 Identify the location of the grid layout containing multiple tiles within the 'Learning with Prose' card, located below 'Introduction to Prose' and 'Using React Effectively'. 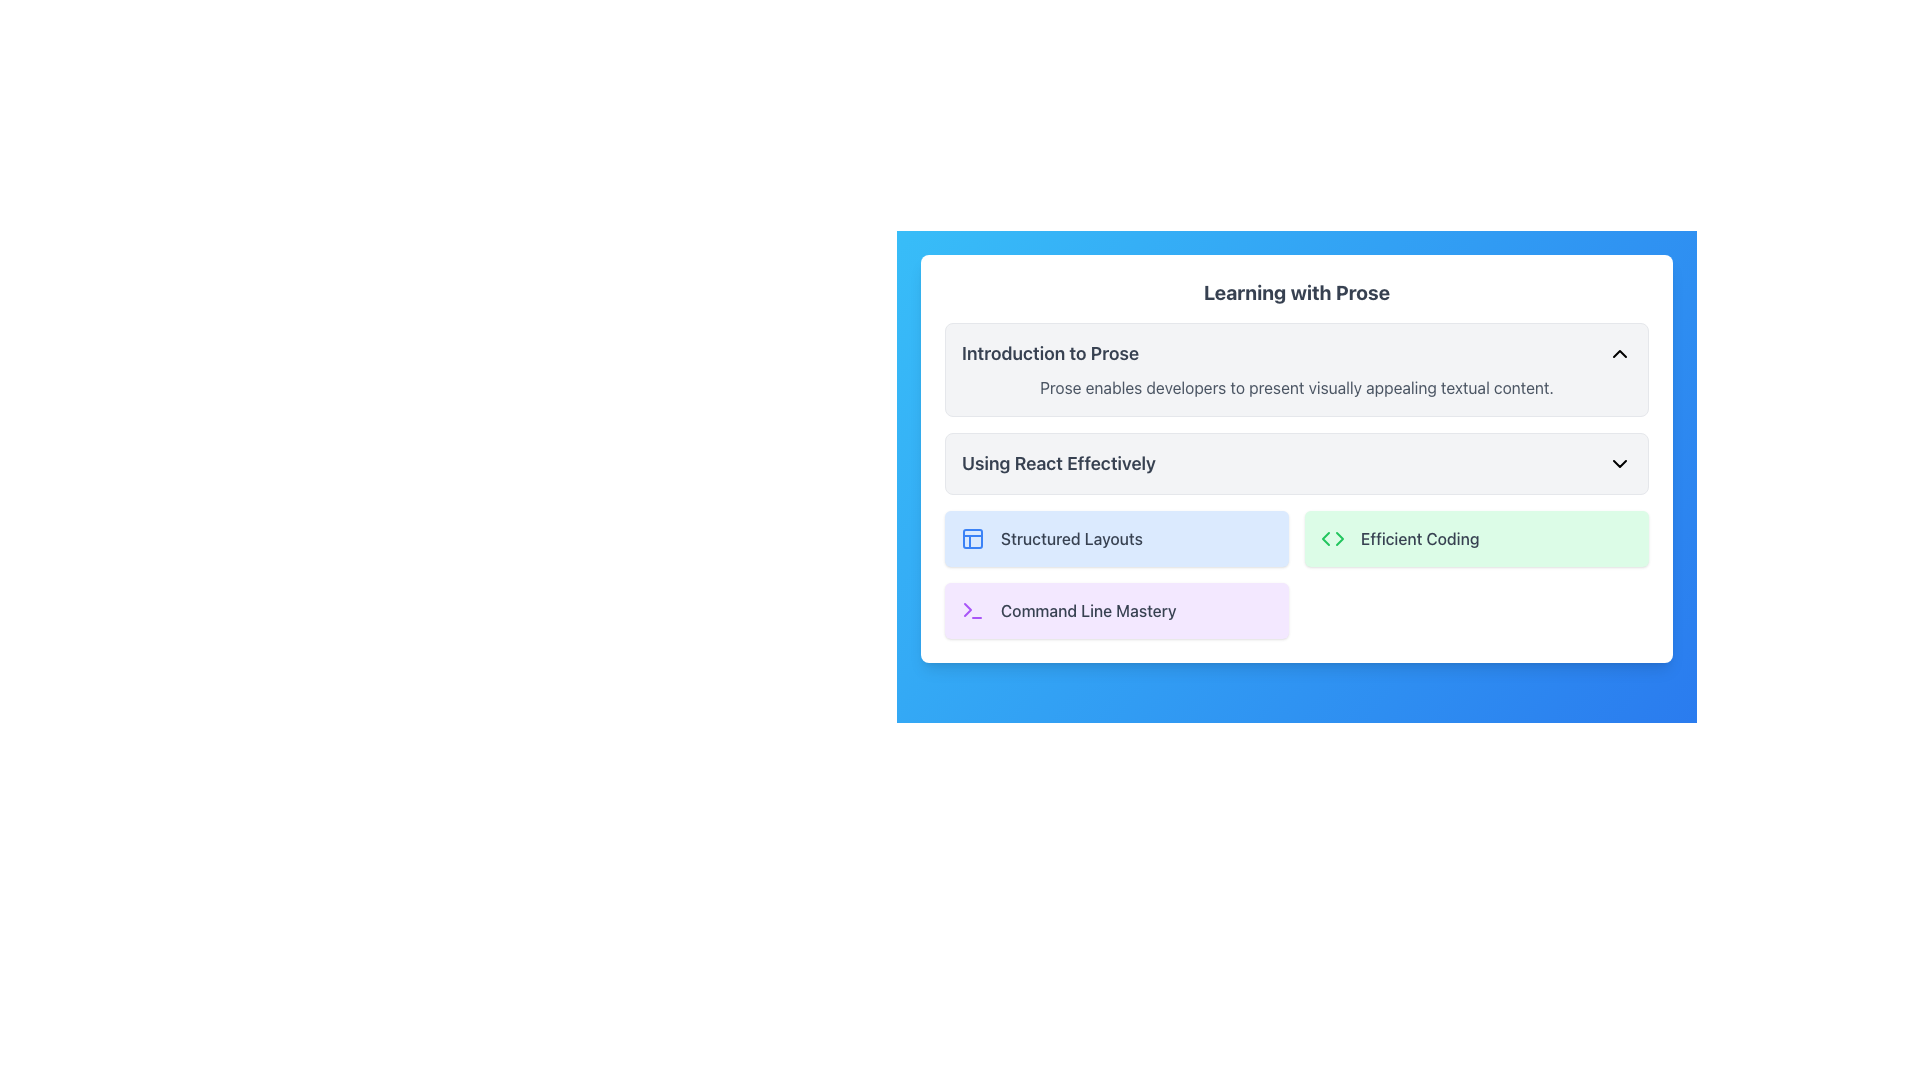
(1296, 574).